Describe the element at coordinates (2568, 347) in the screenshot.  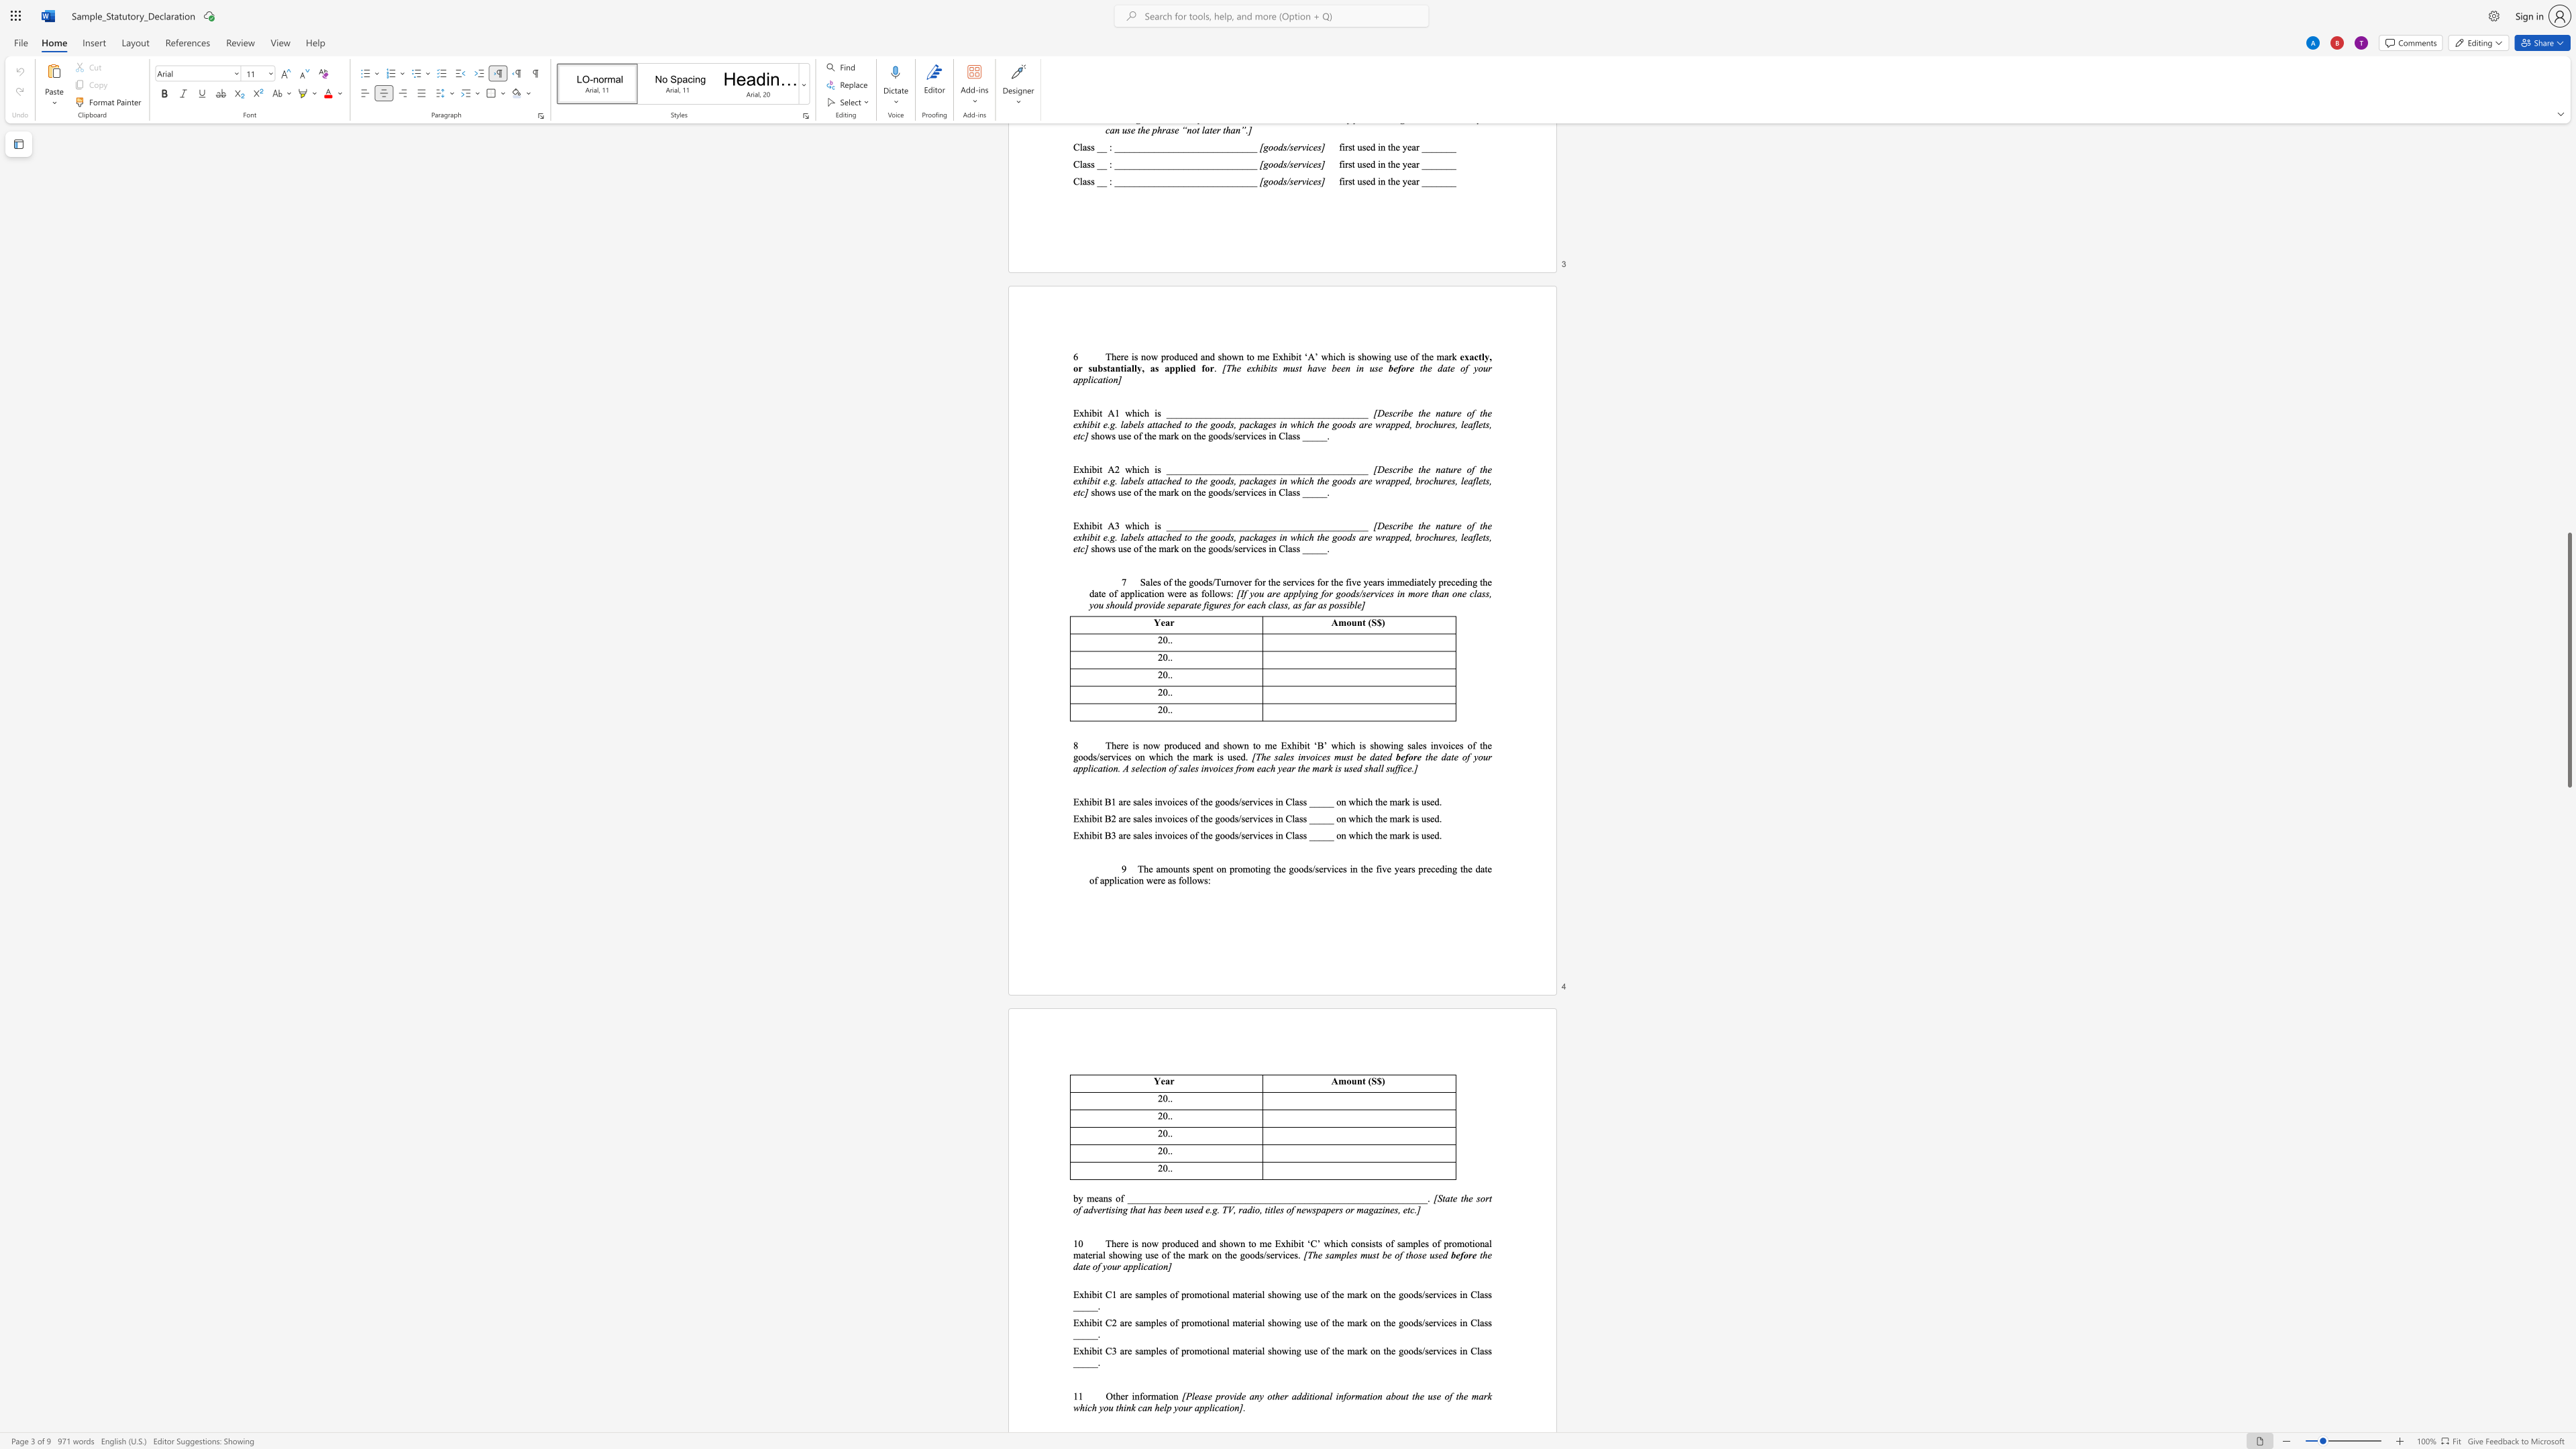
I see `the scrollbar to slide the page up` at that location.